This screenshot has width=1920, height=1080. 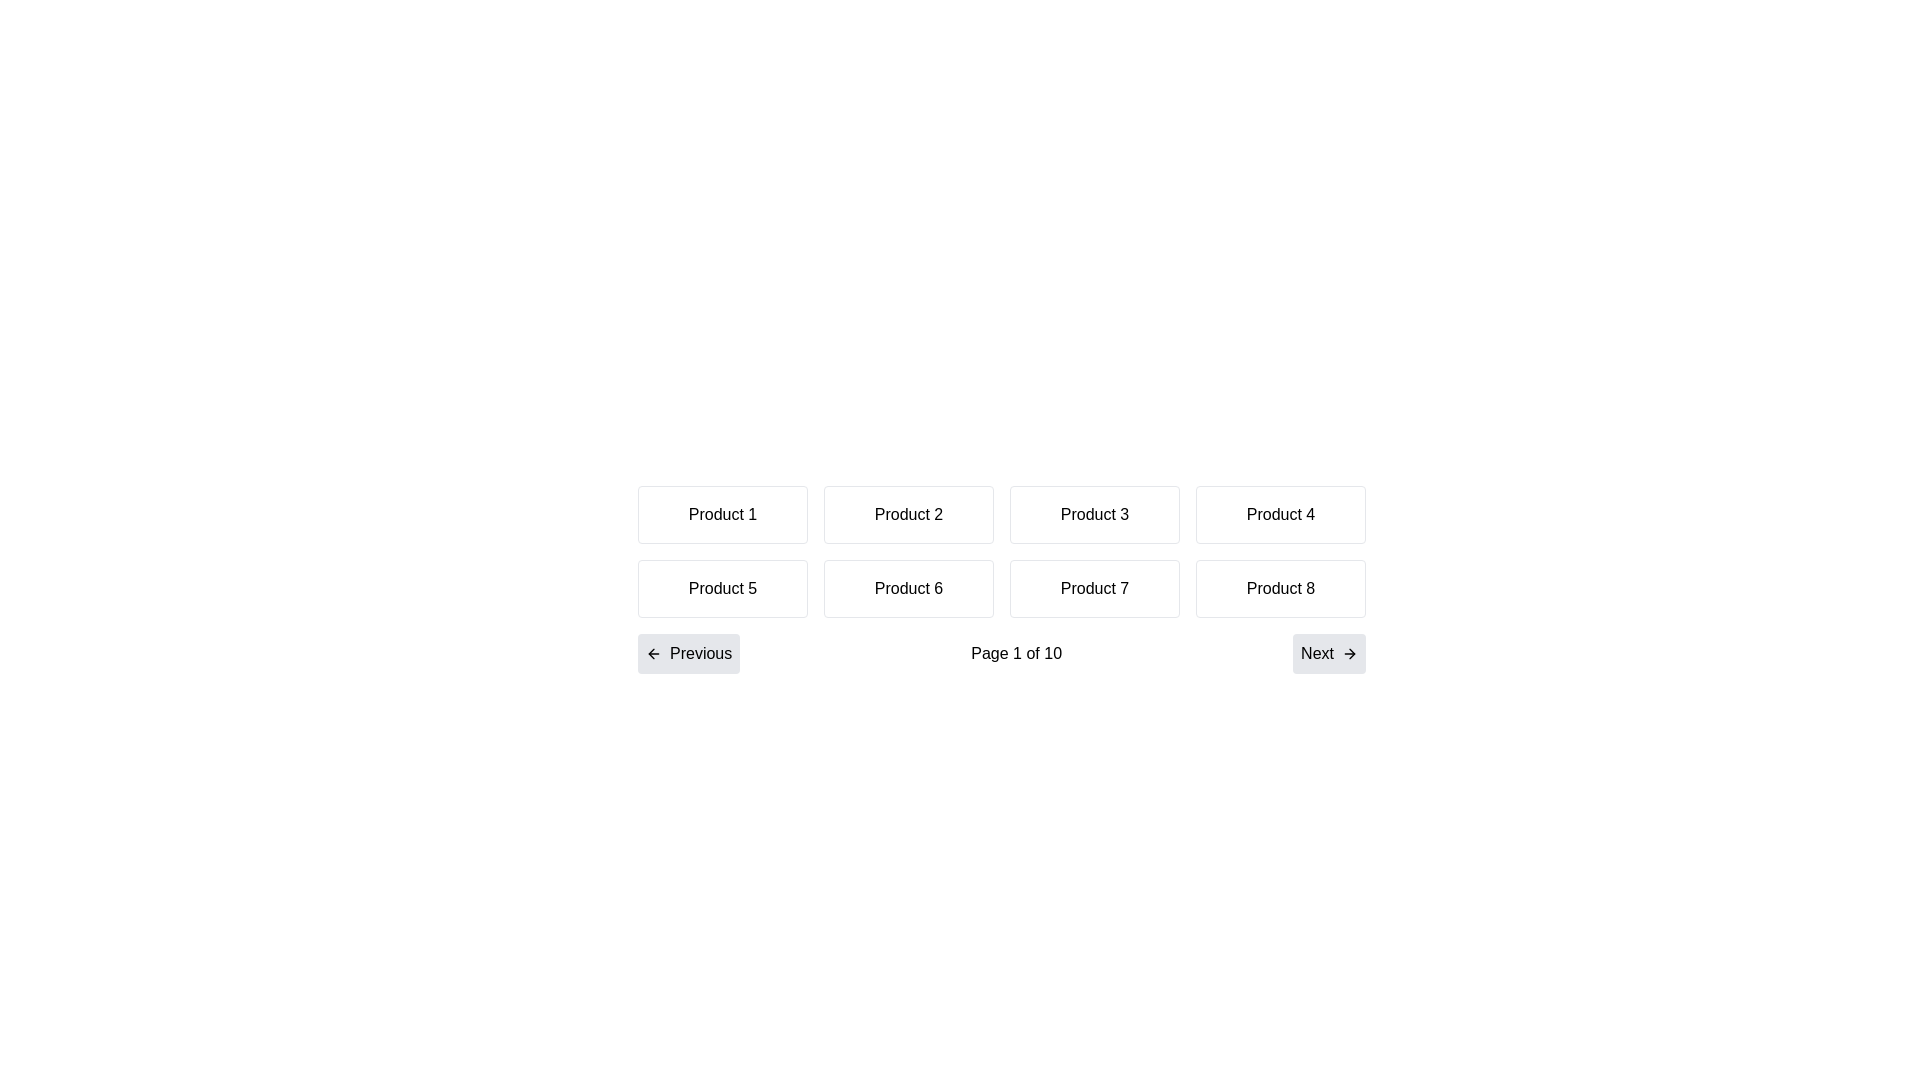 I want to click on the text label 'Product 1' located in the top-left corner of a bordered box within a 2x4 grid layout, so click(x=722, y=514).